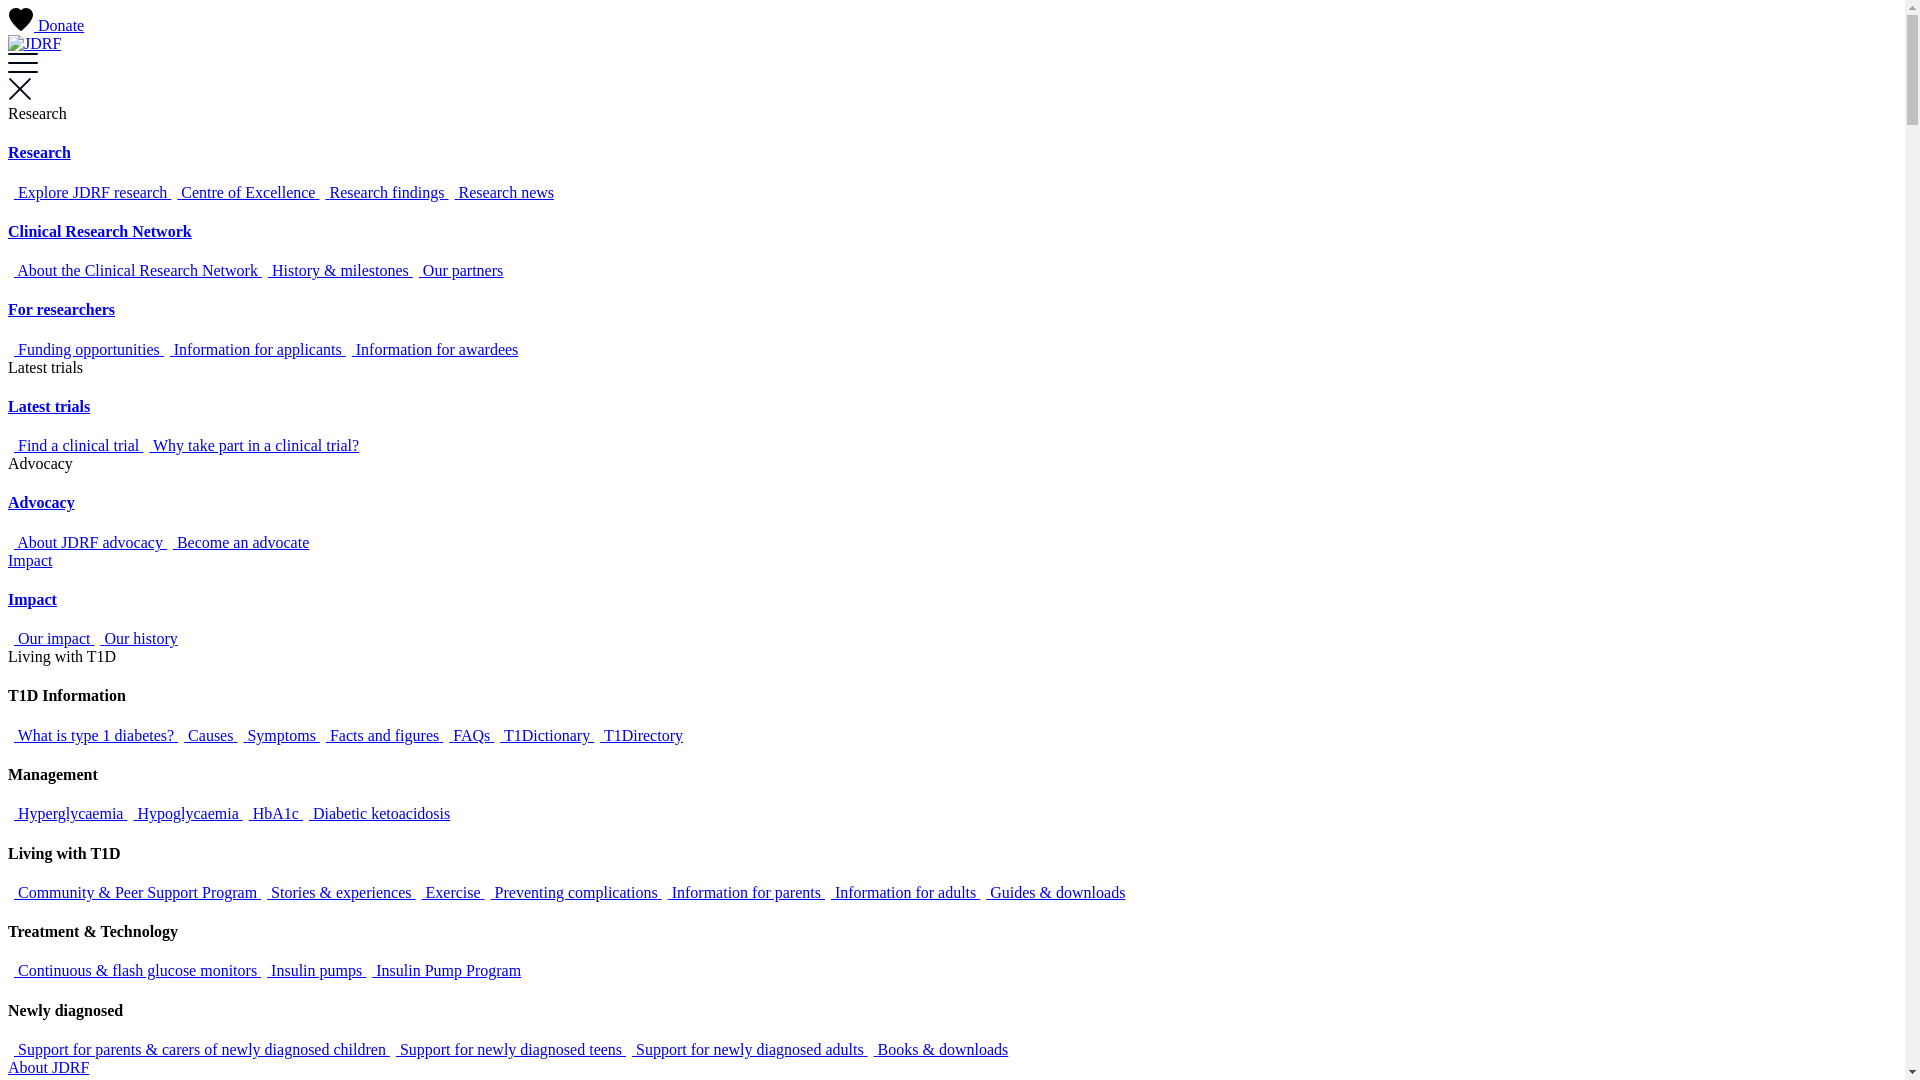  Describe the element at coordinates (312, 969) in the screenshot. I see `'Insulin pumps'` at that location.